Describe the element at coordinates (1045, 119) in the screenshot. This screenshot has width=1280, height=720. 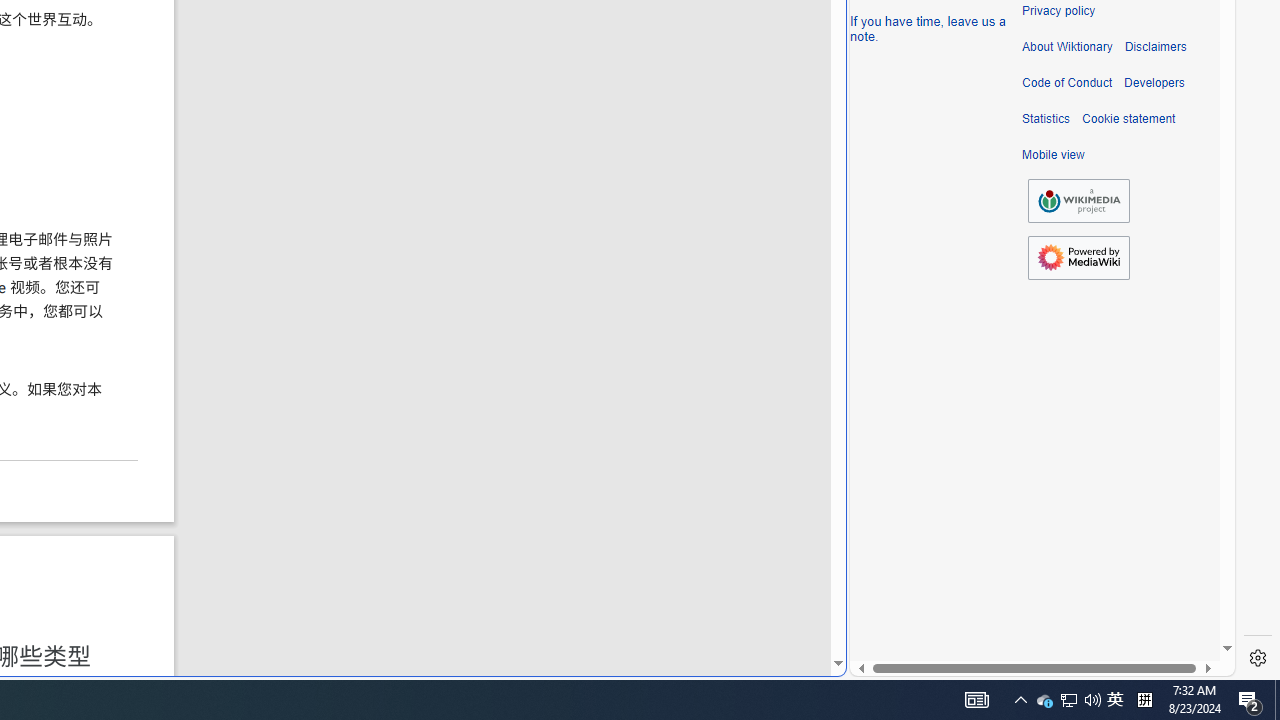
I see `'Statistics'` at that location.